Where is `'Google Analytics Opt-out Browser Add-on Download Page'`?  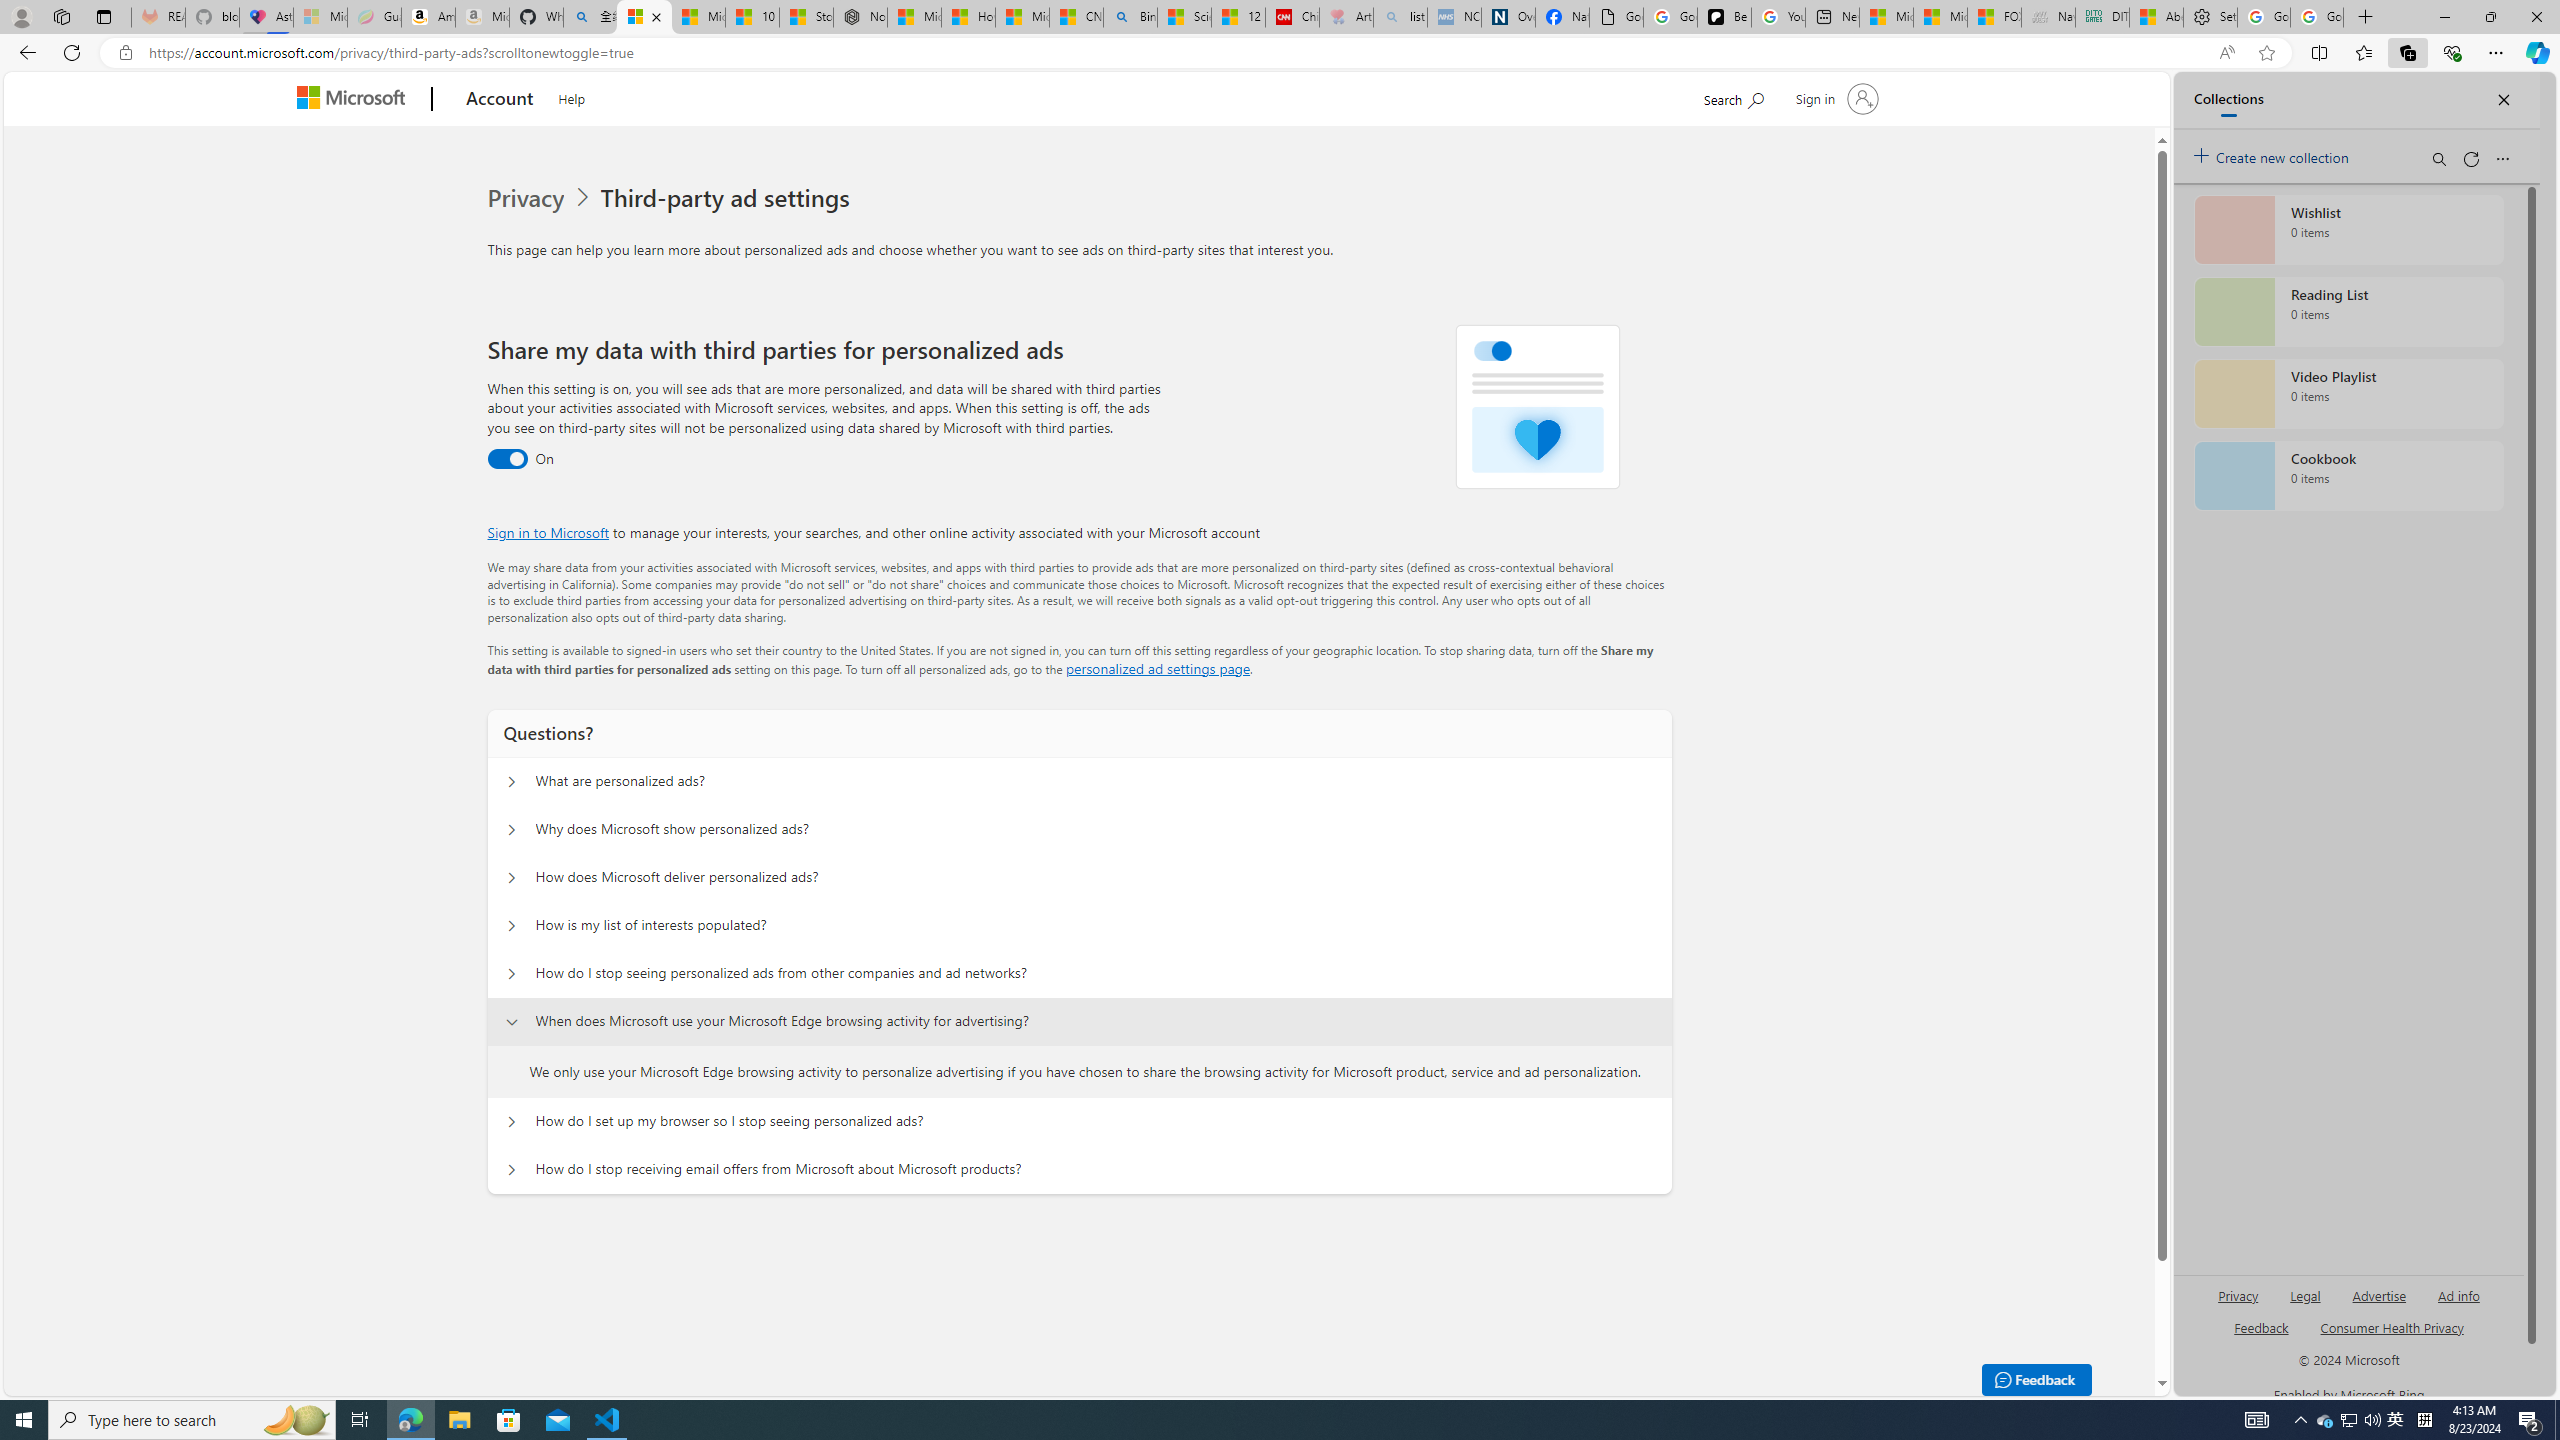
'Google Analytics Opt-out Browser Add-on Download Page' is located at coordinates (1615, 16).